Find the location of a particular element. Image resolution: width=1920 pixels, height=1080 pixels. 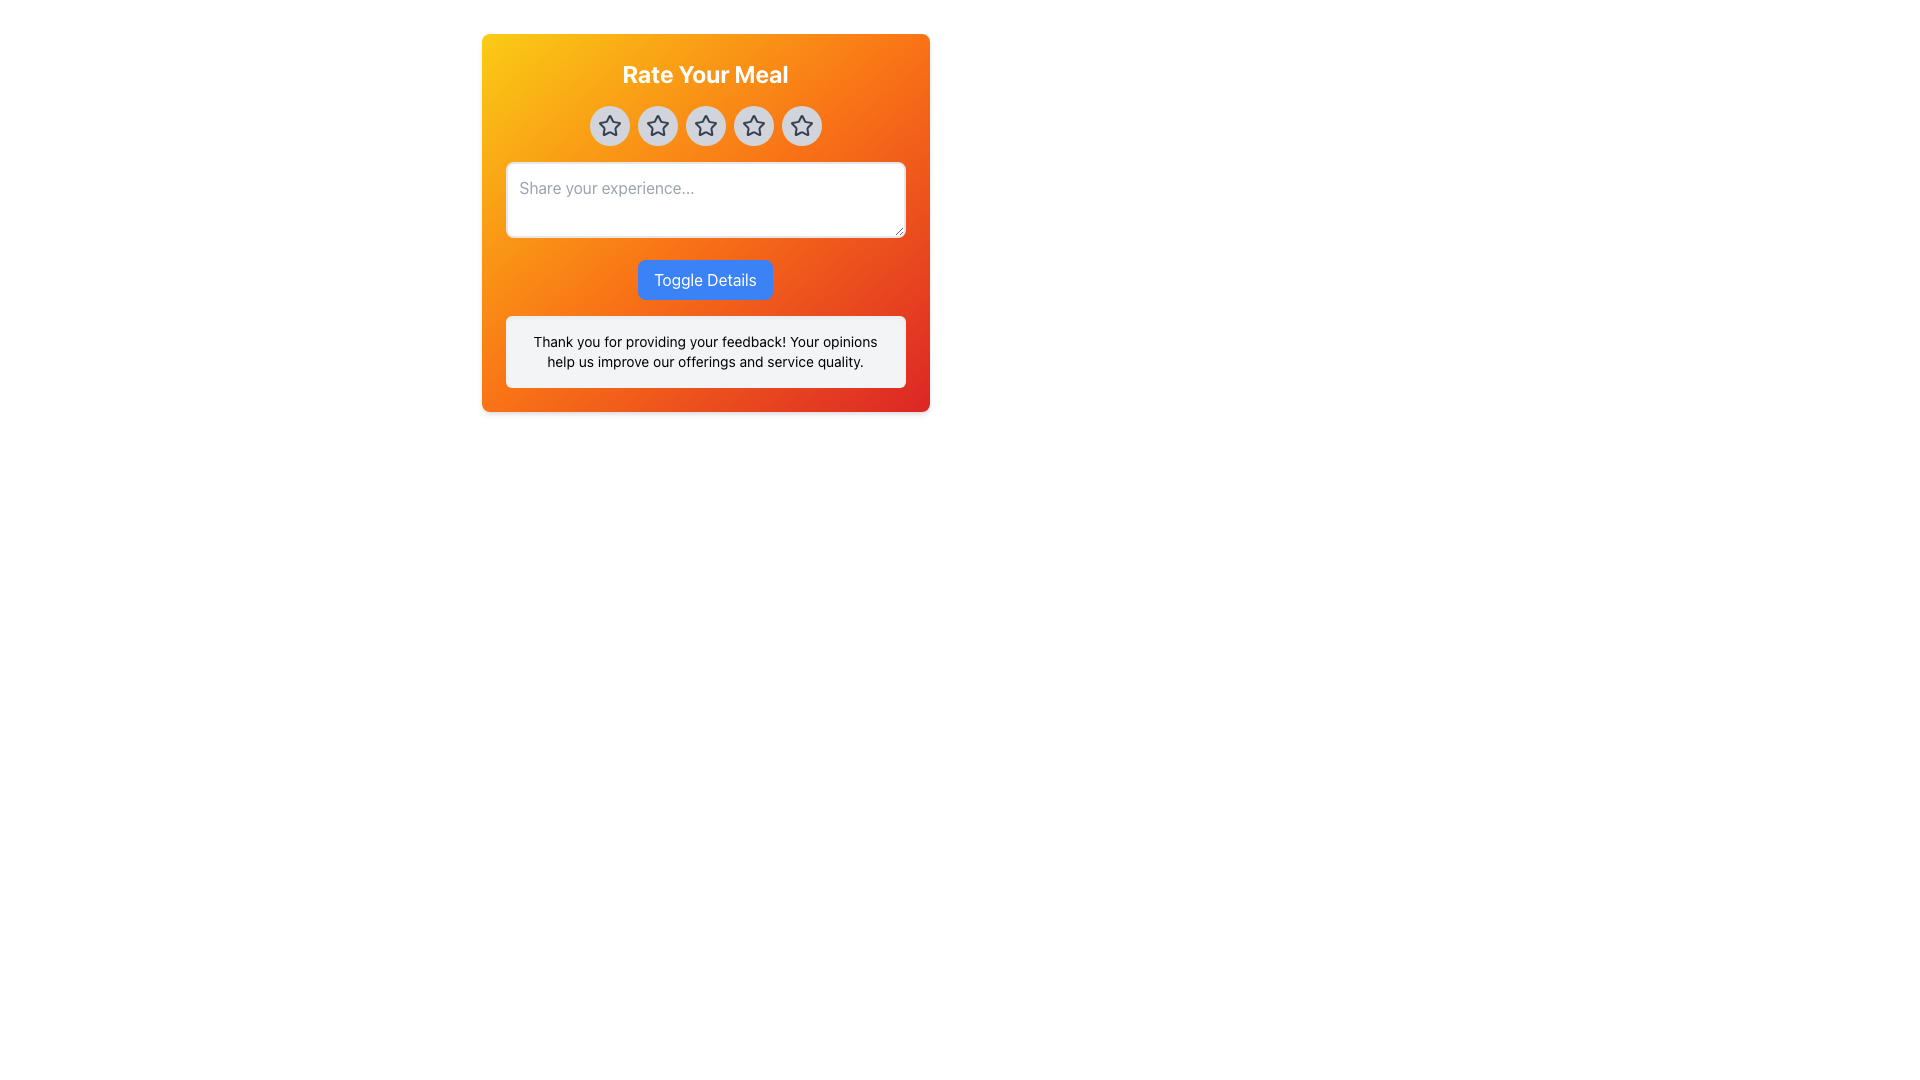

the third star icon in the rating section to record a three-star rating is located at coordinates (752, 126).